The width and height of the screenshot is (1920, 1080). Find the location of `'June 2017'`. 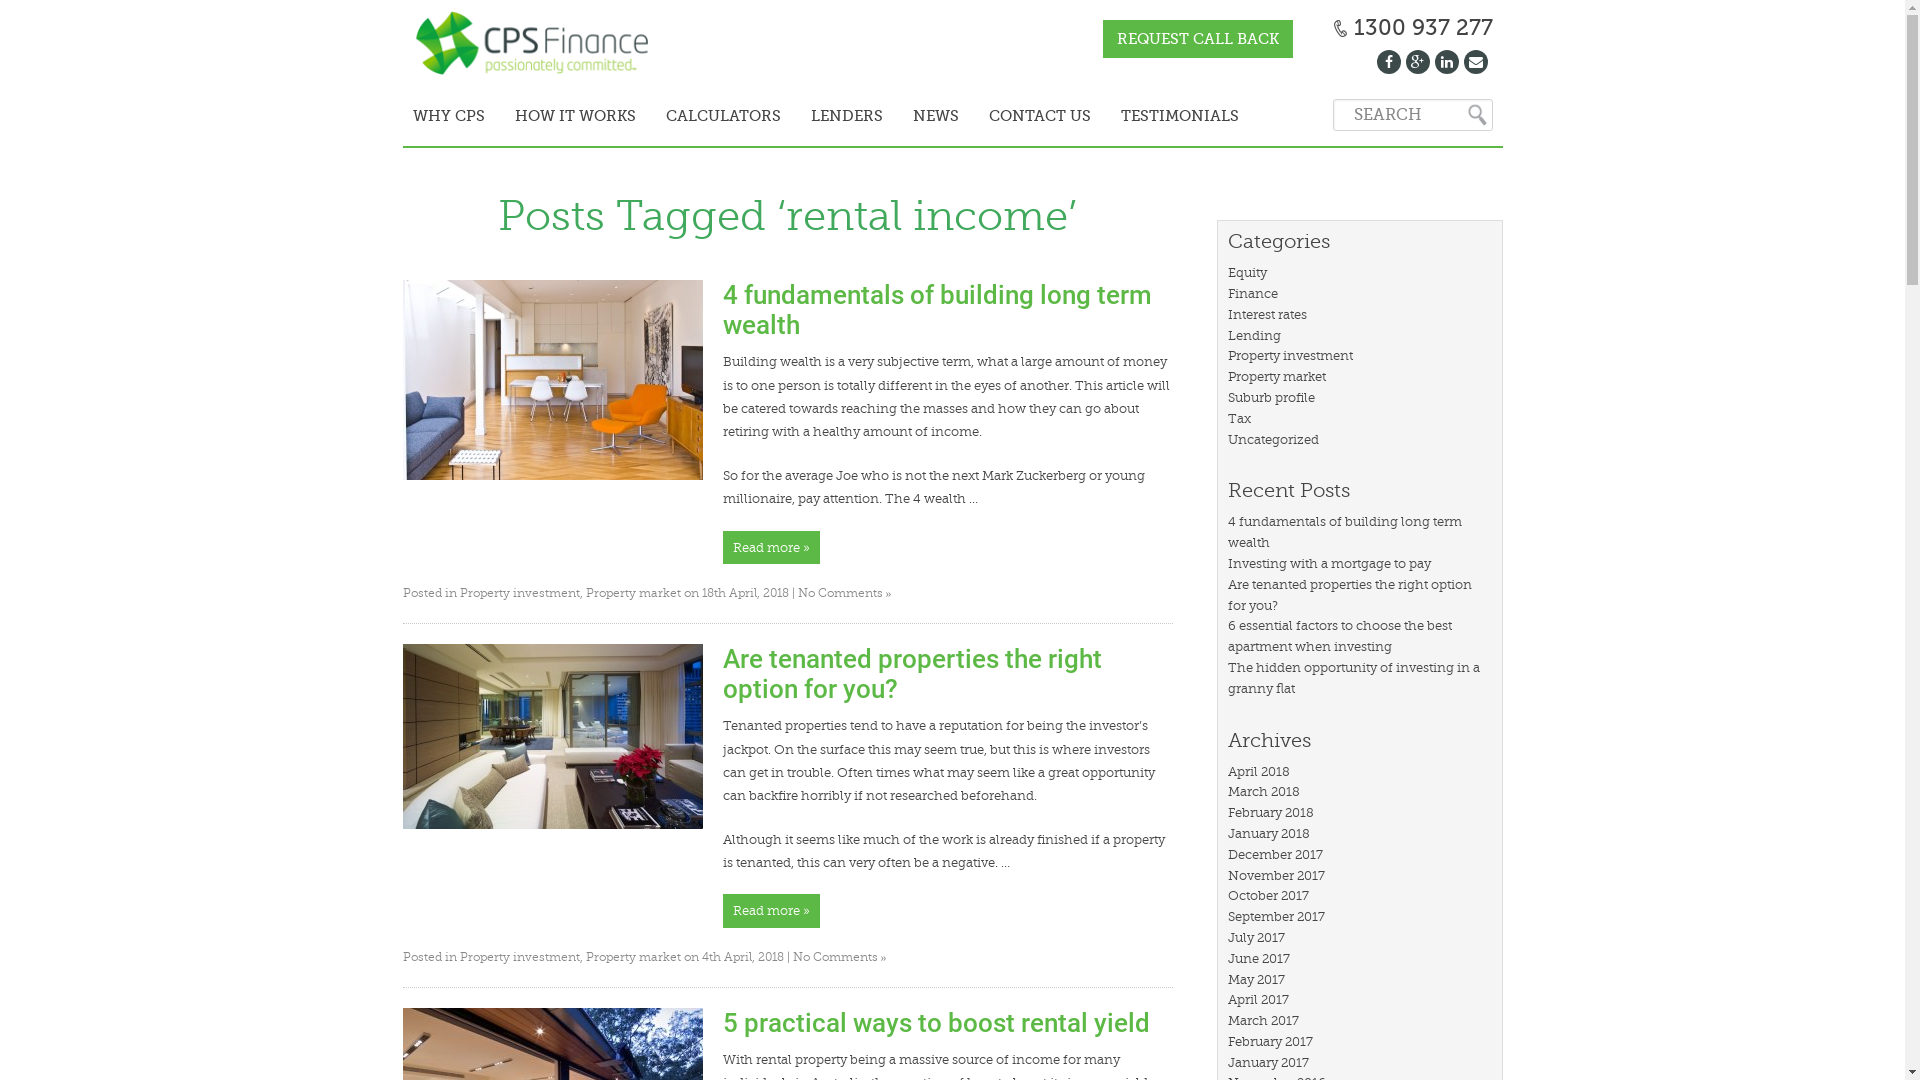

'June 2017' is located at coordinates (1257, 957).